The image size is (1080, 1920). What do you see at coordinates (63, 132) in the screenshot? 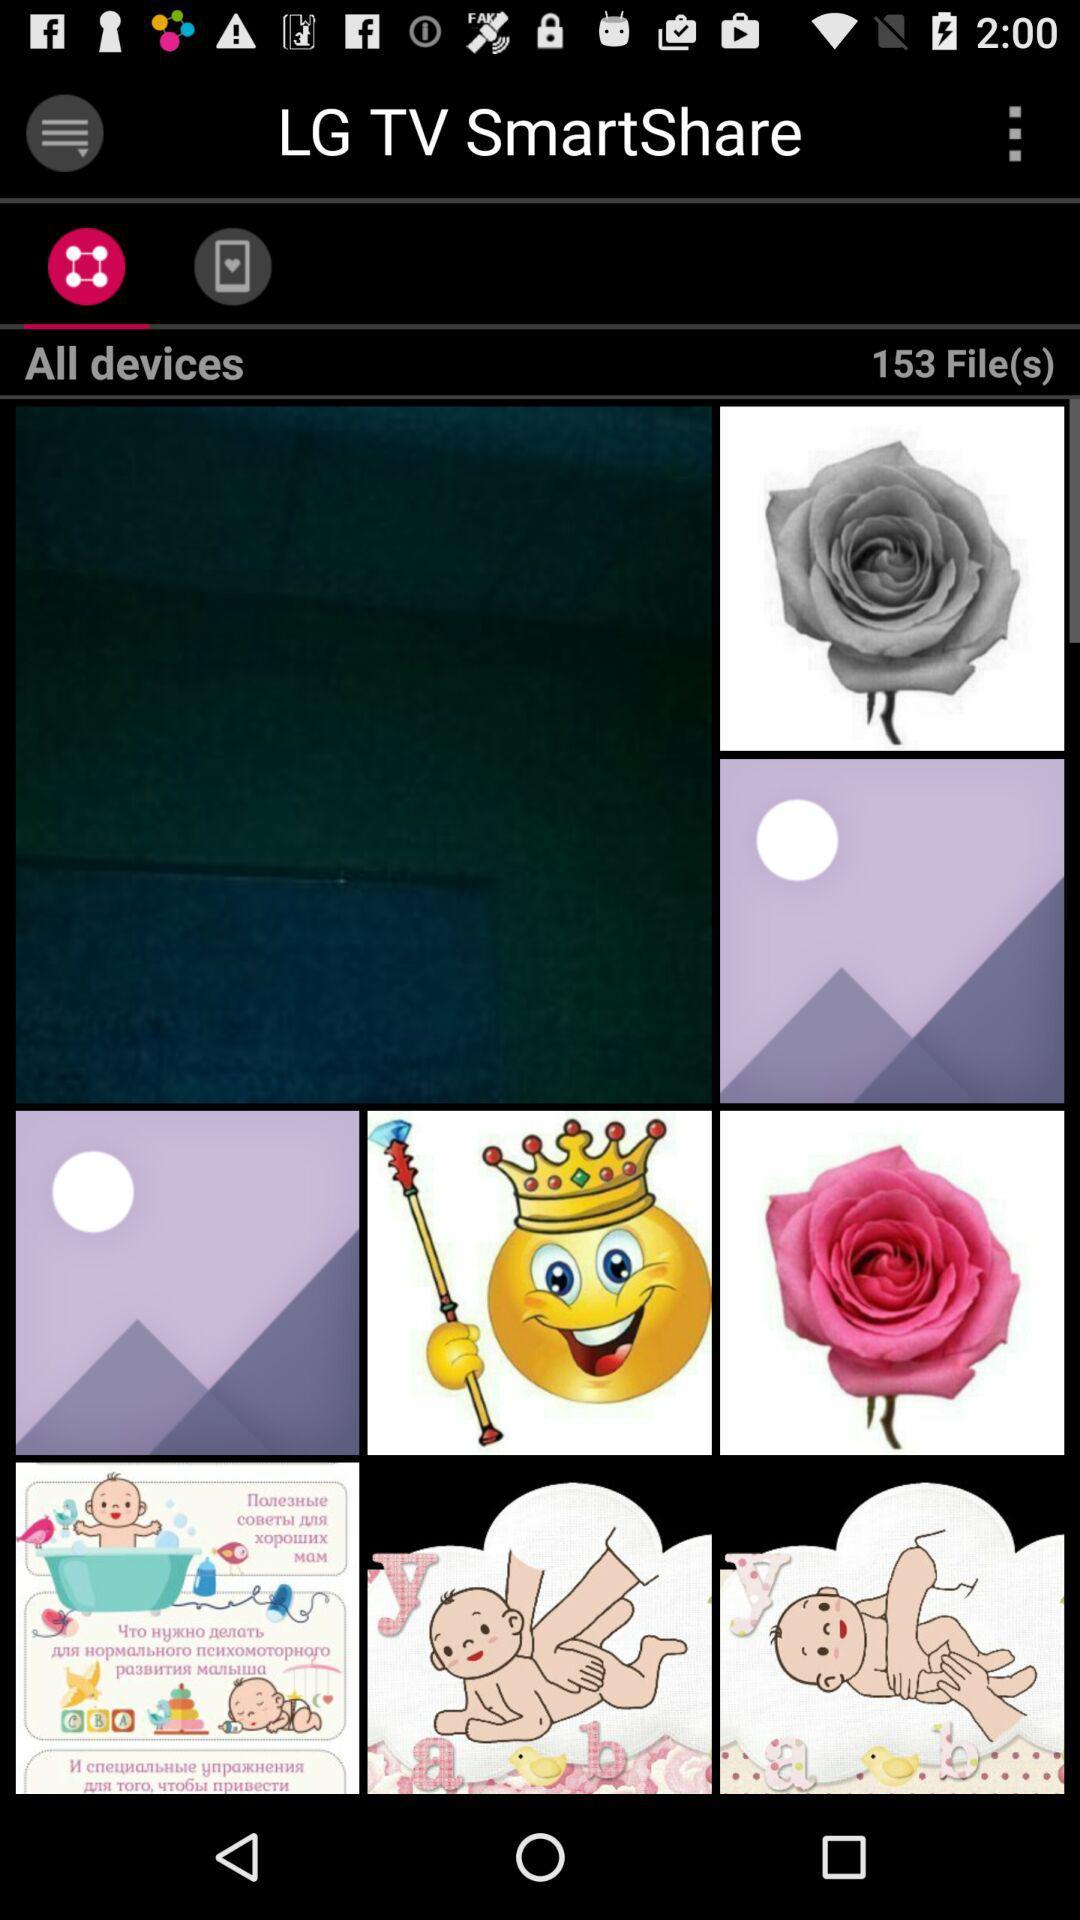
I see `open settings menu` at bounding box center [63, 132].